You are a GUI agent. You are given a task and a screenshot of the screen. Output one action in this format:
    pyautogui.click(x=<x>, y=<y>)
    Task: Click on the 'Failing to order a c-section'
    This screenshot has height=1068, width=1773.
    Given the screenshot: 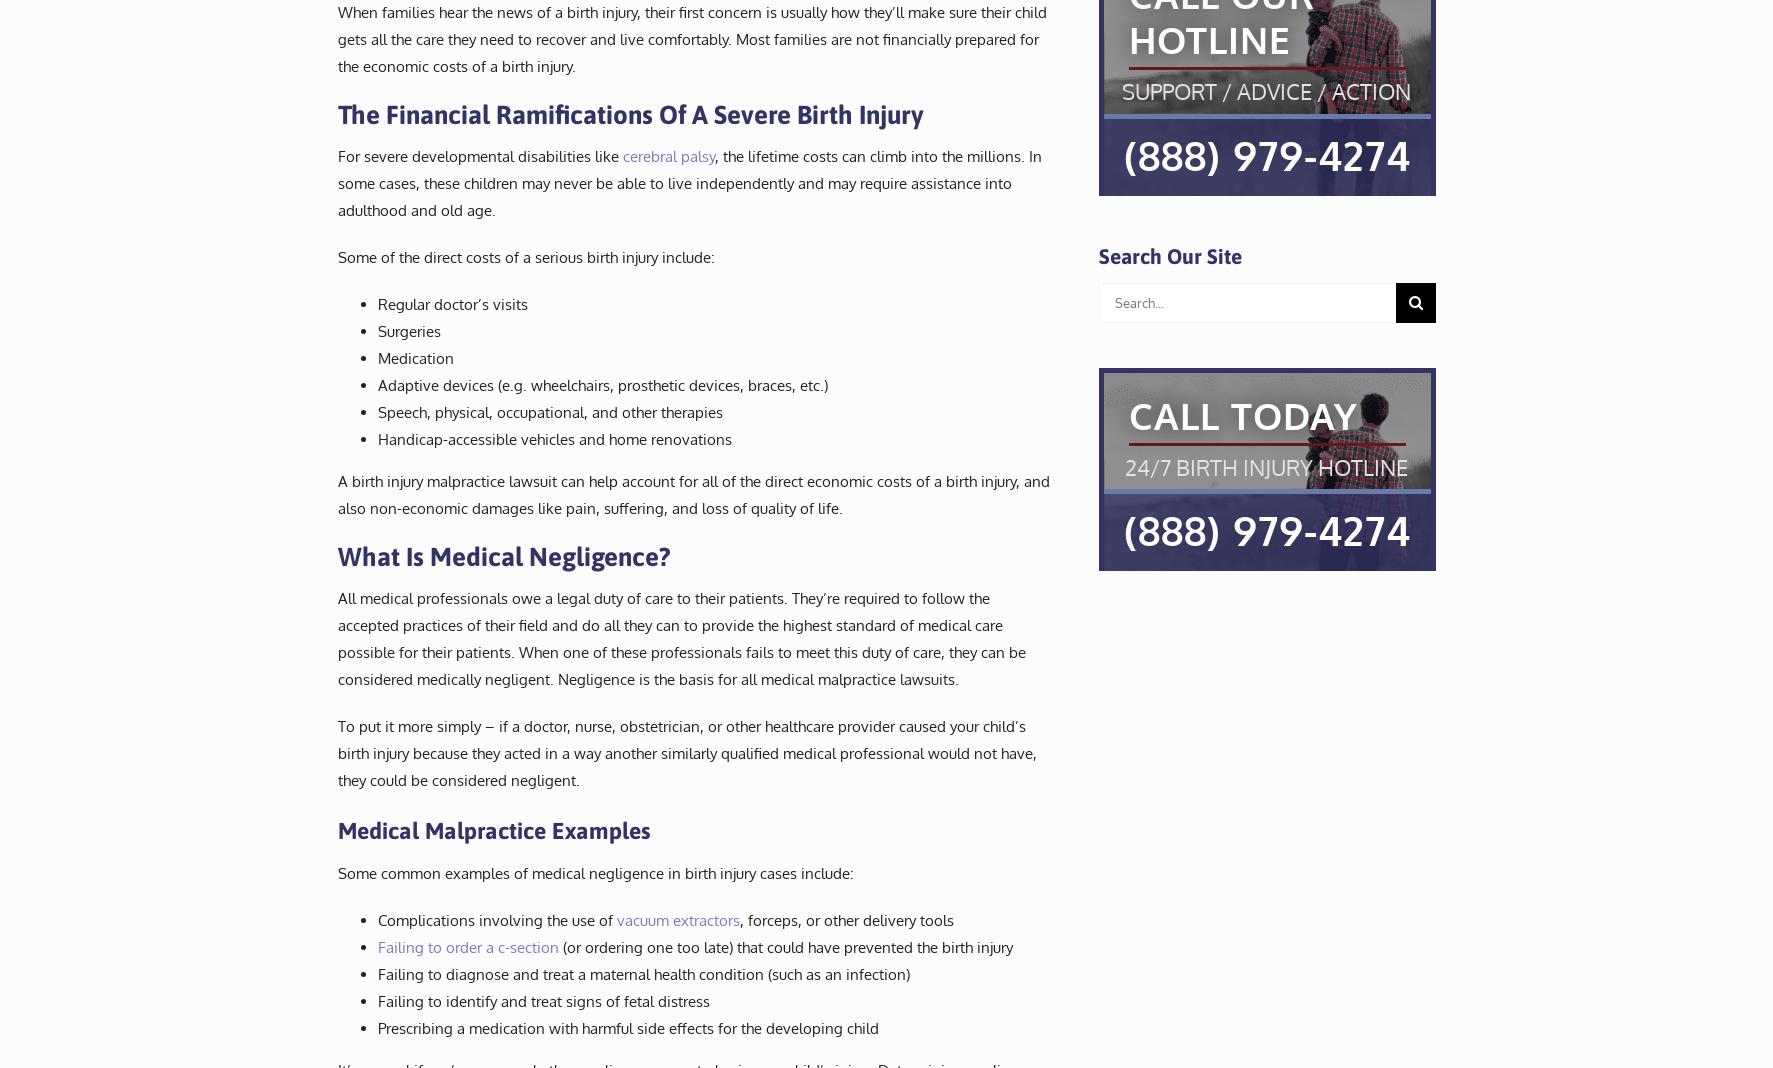 What is the action you would take?
    pyautogui.click(x=466, y=946)
    